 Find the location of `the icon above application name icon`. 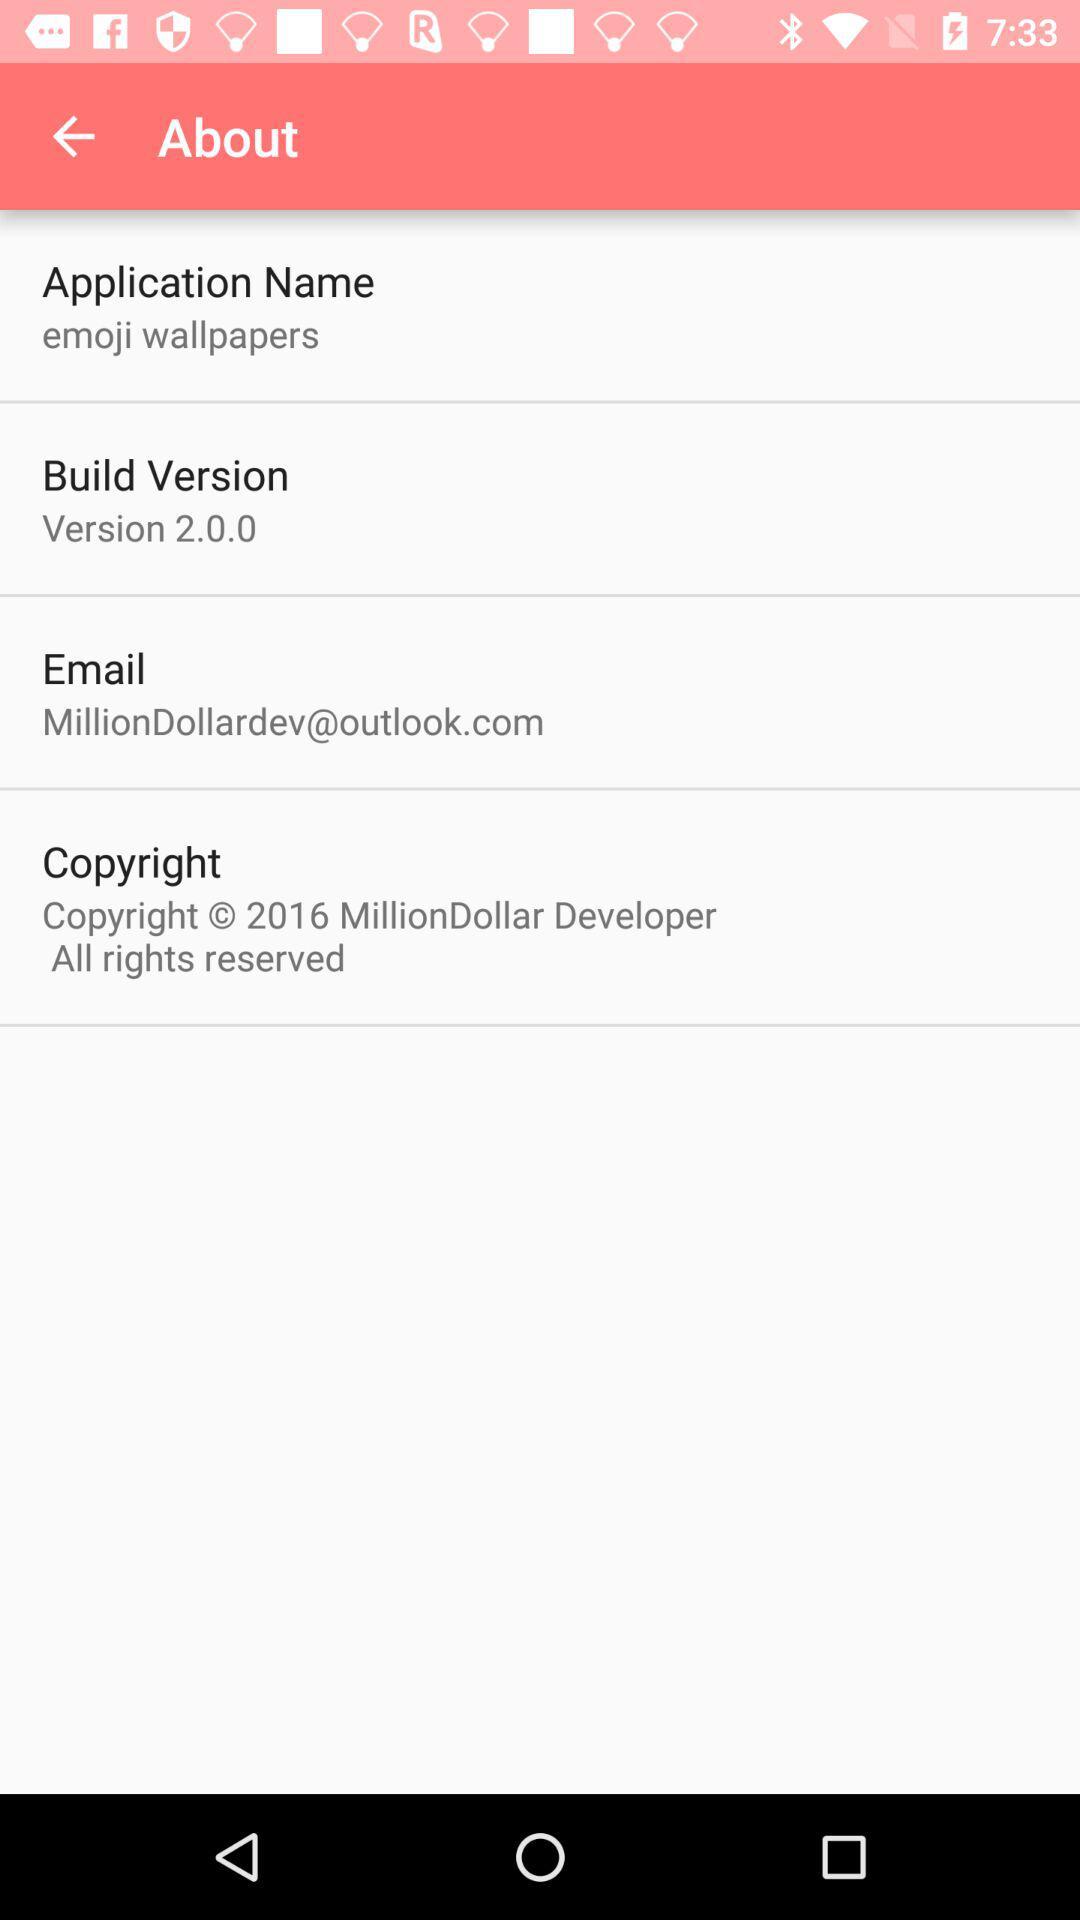

the icon above application name icon is located at coordinates (72, 135).